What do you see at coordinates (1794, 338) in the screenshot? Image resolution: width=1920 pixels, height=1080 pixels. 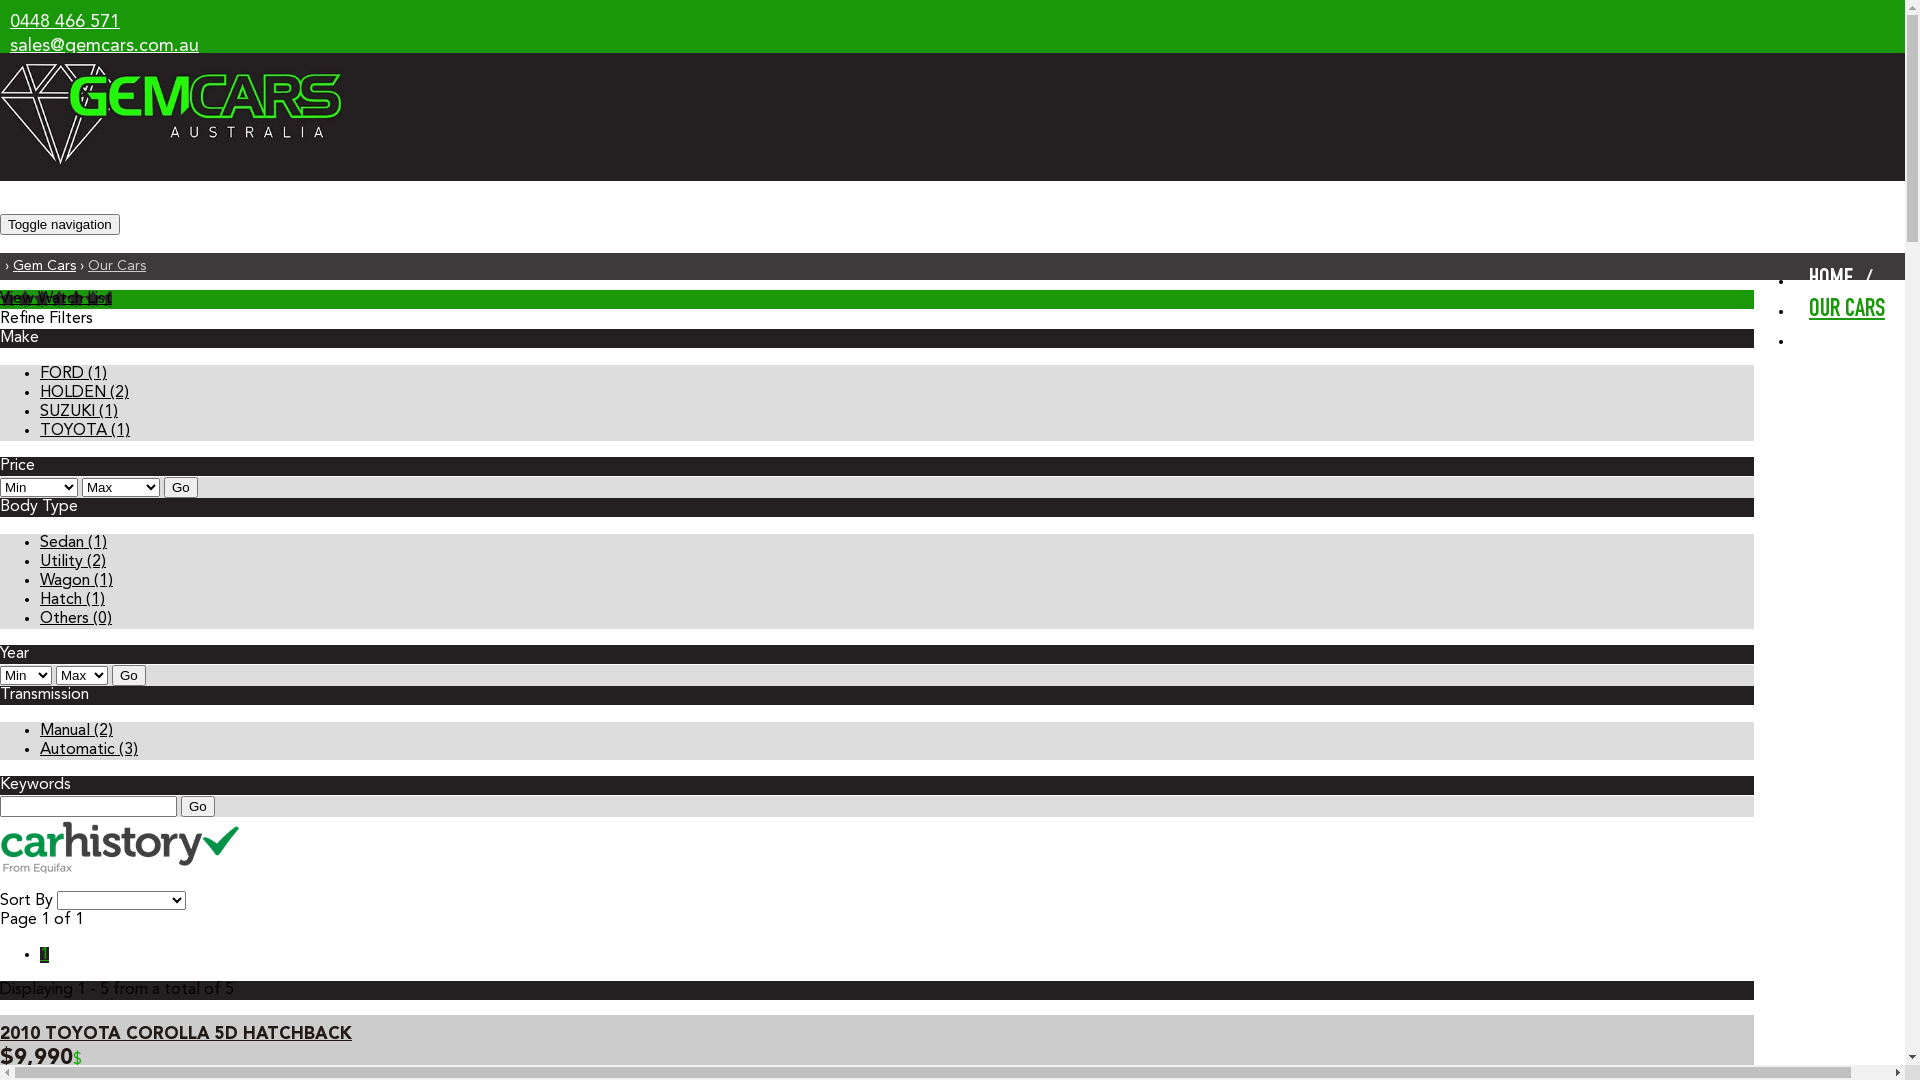 I see `'CONTACT US'` at bounding box center [1794, 338].